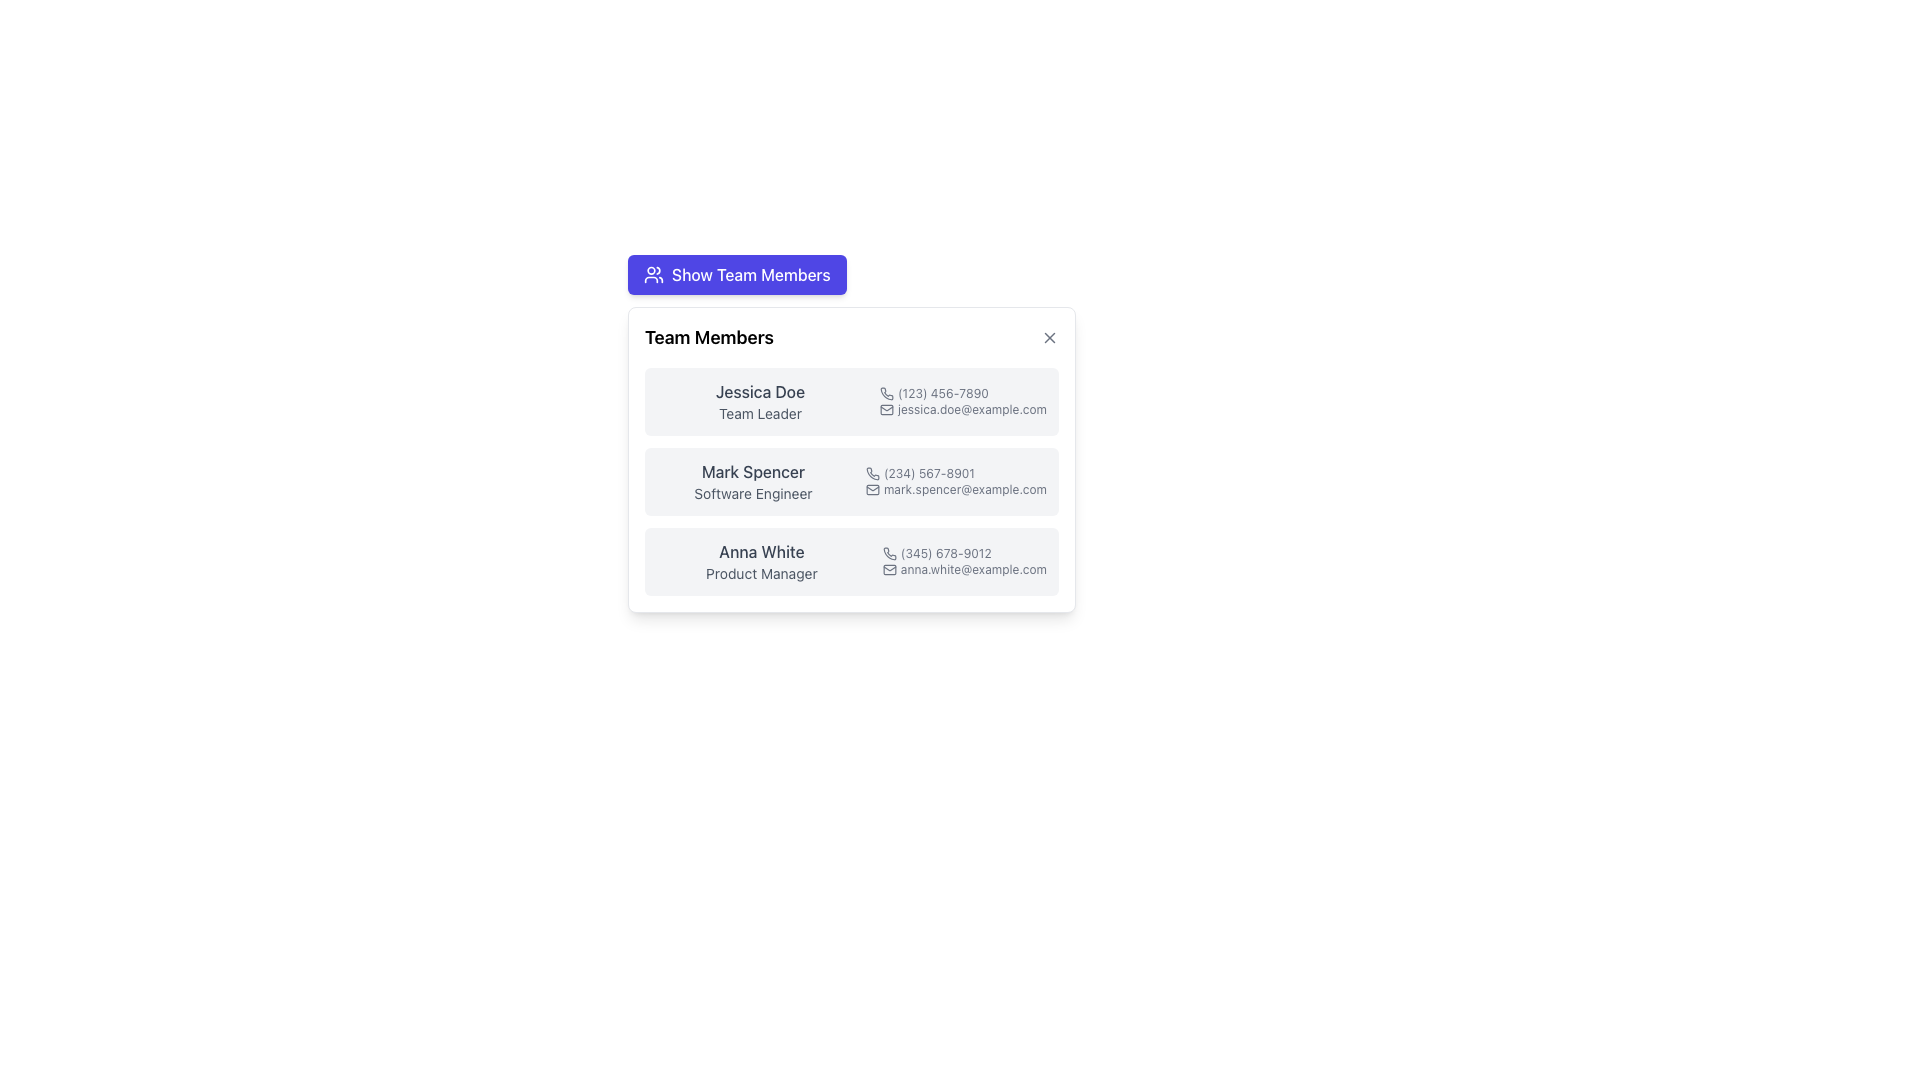 This screenshot has height=1080, width=1920. Describe the element at coordinates (888, 554) in the screenshot. I see `the small dark phone icon with rounded edges located to the left of the text '(345) 678-9012' under the name 'Anna White' in the 'Team Members' section` at that location.